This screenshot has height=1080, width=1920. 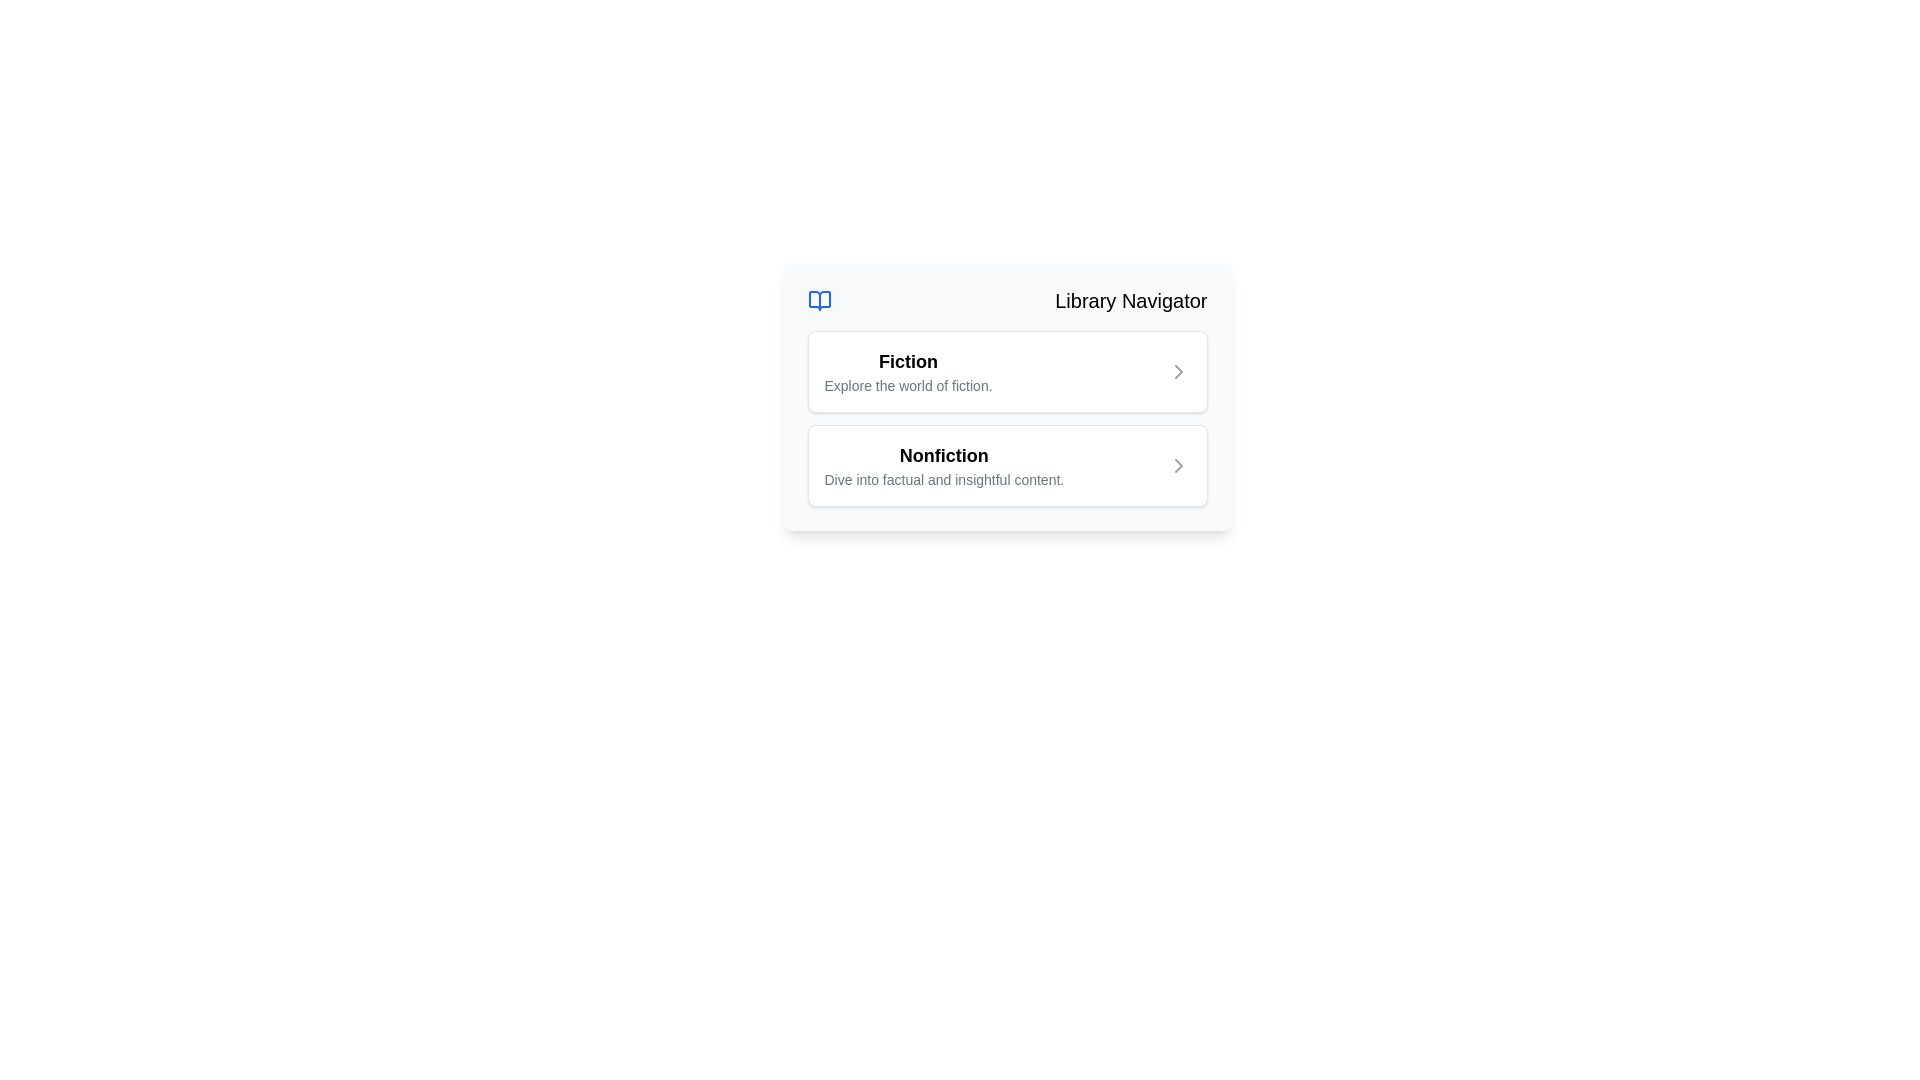 What do you see at coordinates (943, 455) in the screenshot?
I see `the text label that serves as a title for the section categorized as 'Nonfiction', positioned above the descriptive text and centrally aligned within its rectangular section` at bounding box center [943, 455].